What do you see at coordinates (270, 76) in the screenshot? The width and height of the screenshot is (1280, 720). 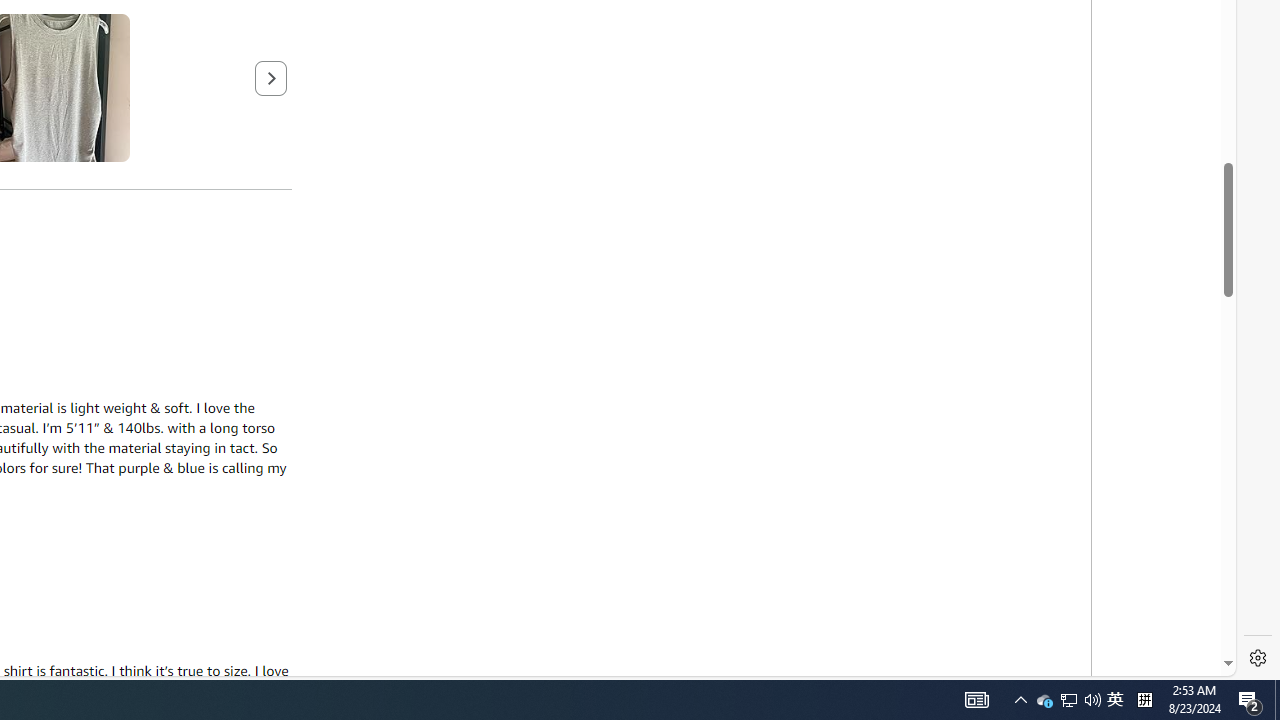 I see `'Next page'` at bounding box center [270, 76].